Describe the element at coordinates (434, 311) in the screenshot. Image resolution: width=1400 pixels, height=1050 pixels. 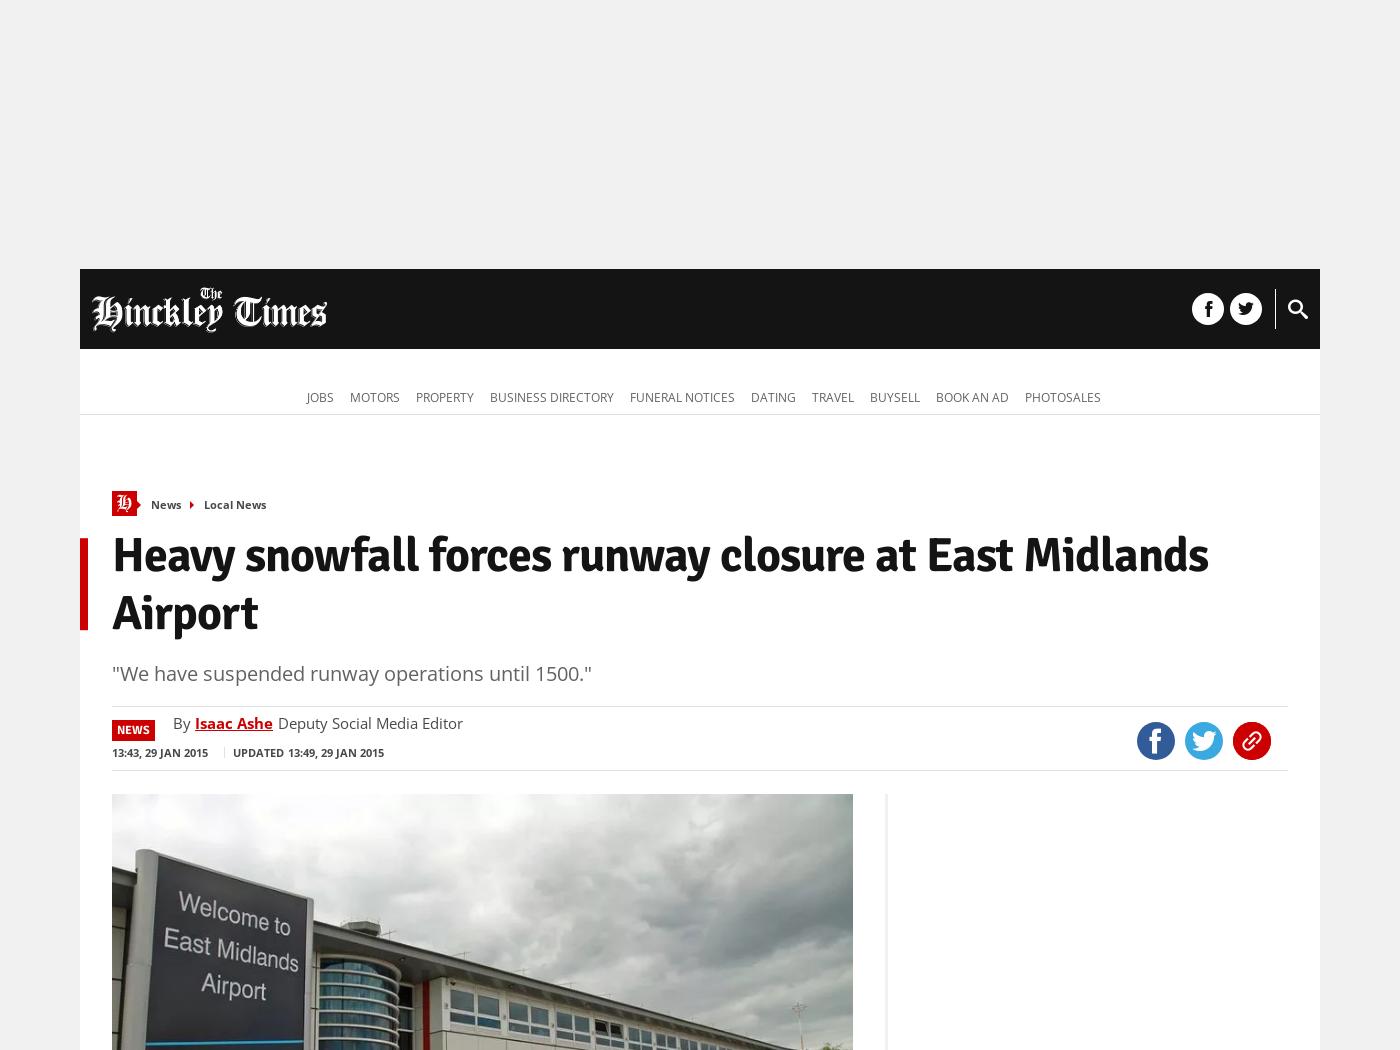
I see `'In Your Area'` at that location.